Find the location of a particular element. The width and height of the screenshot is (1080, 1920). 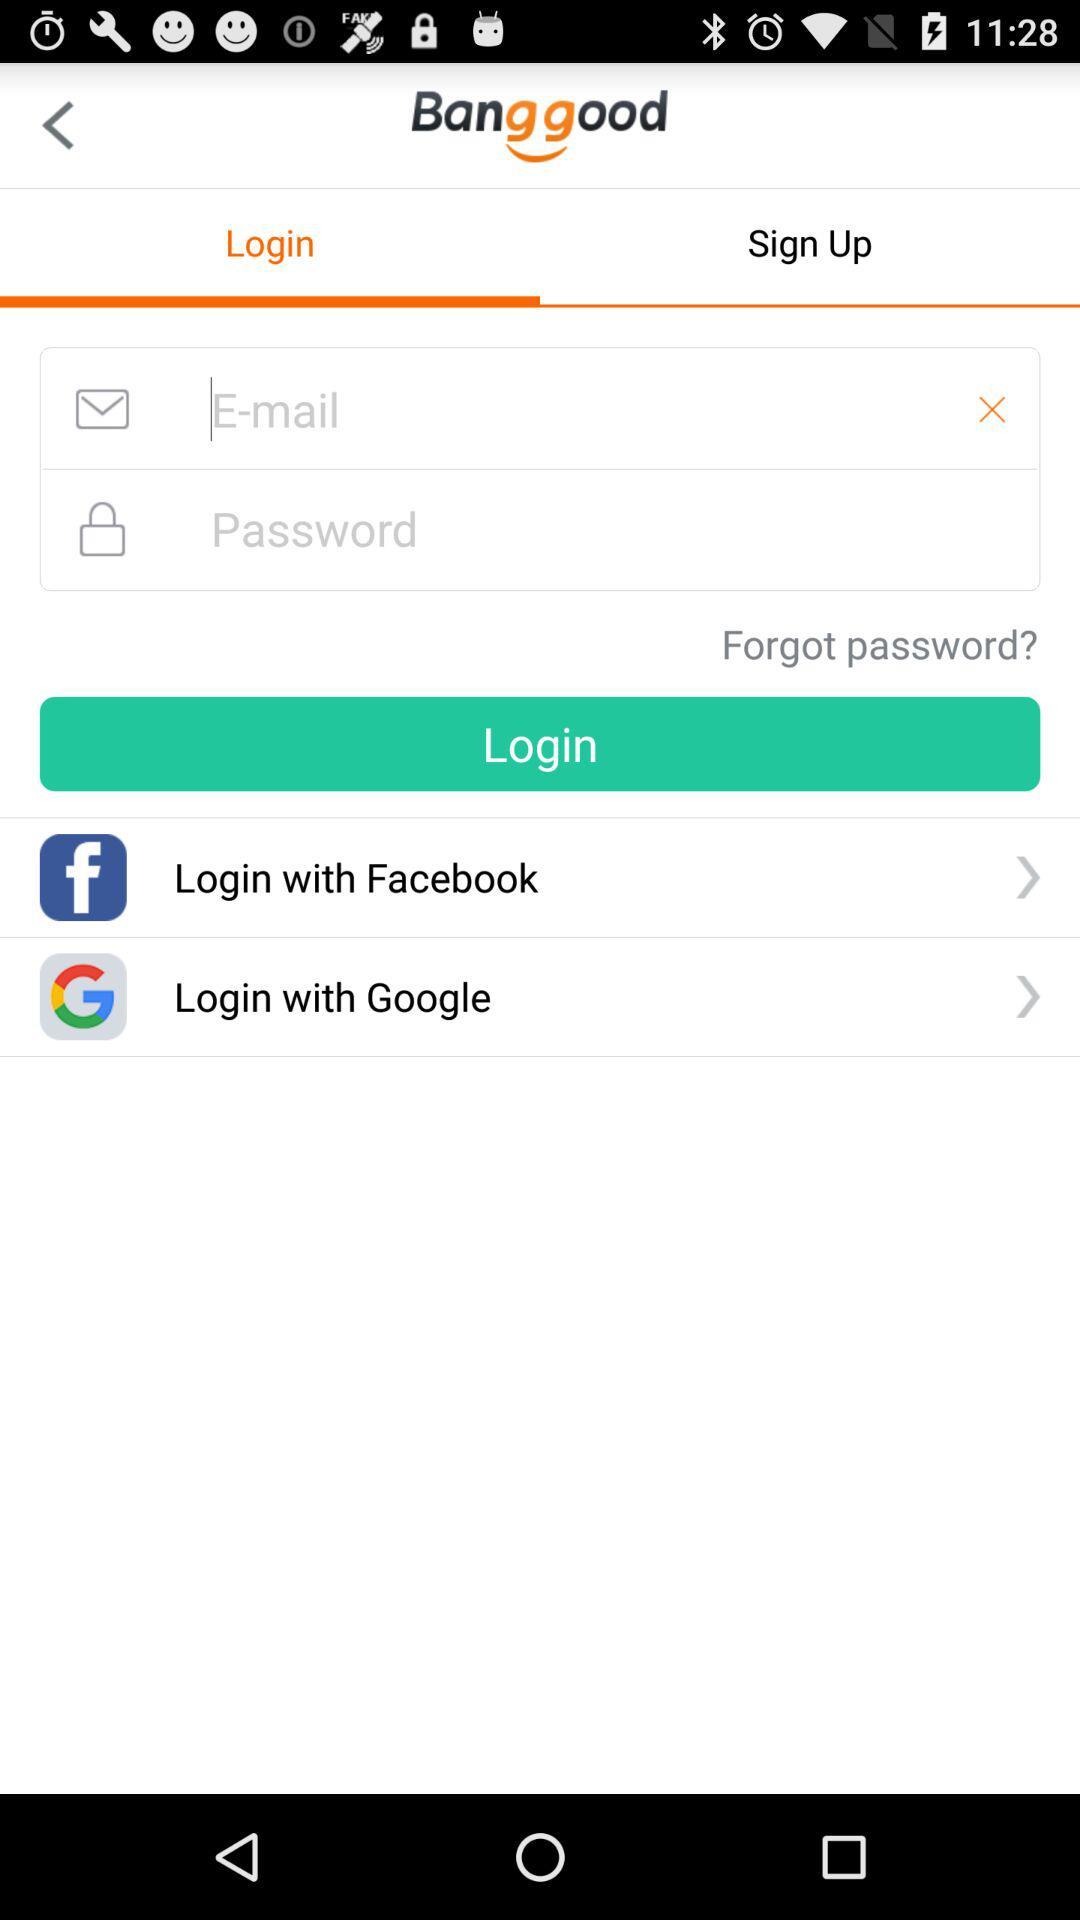

the arrow_backward icon is located at coordinates (56, 133).